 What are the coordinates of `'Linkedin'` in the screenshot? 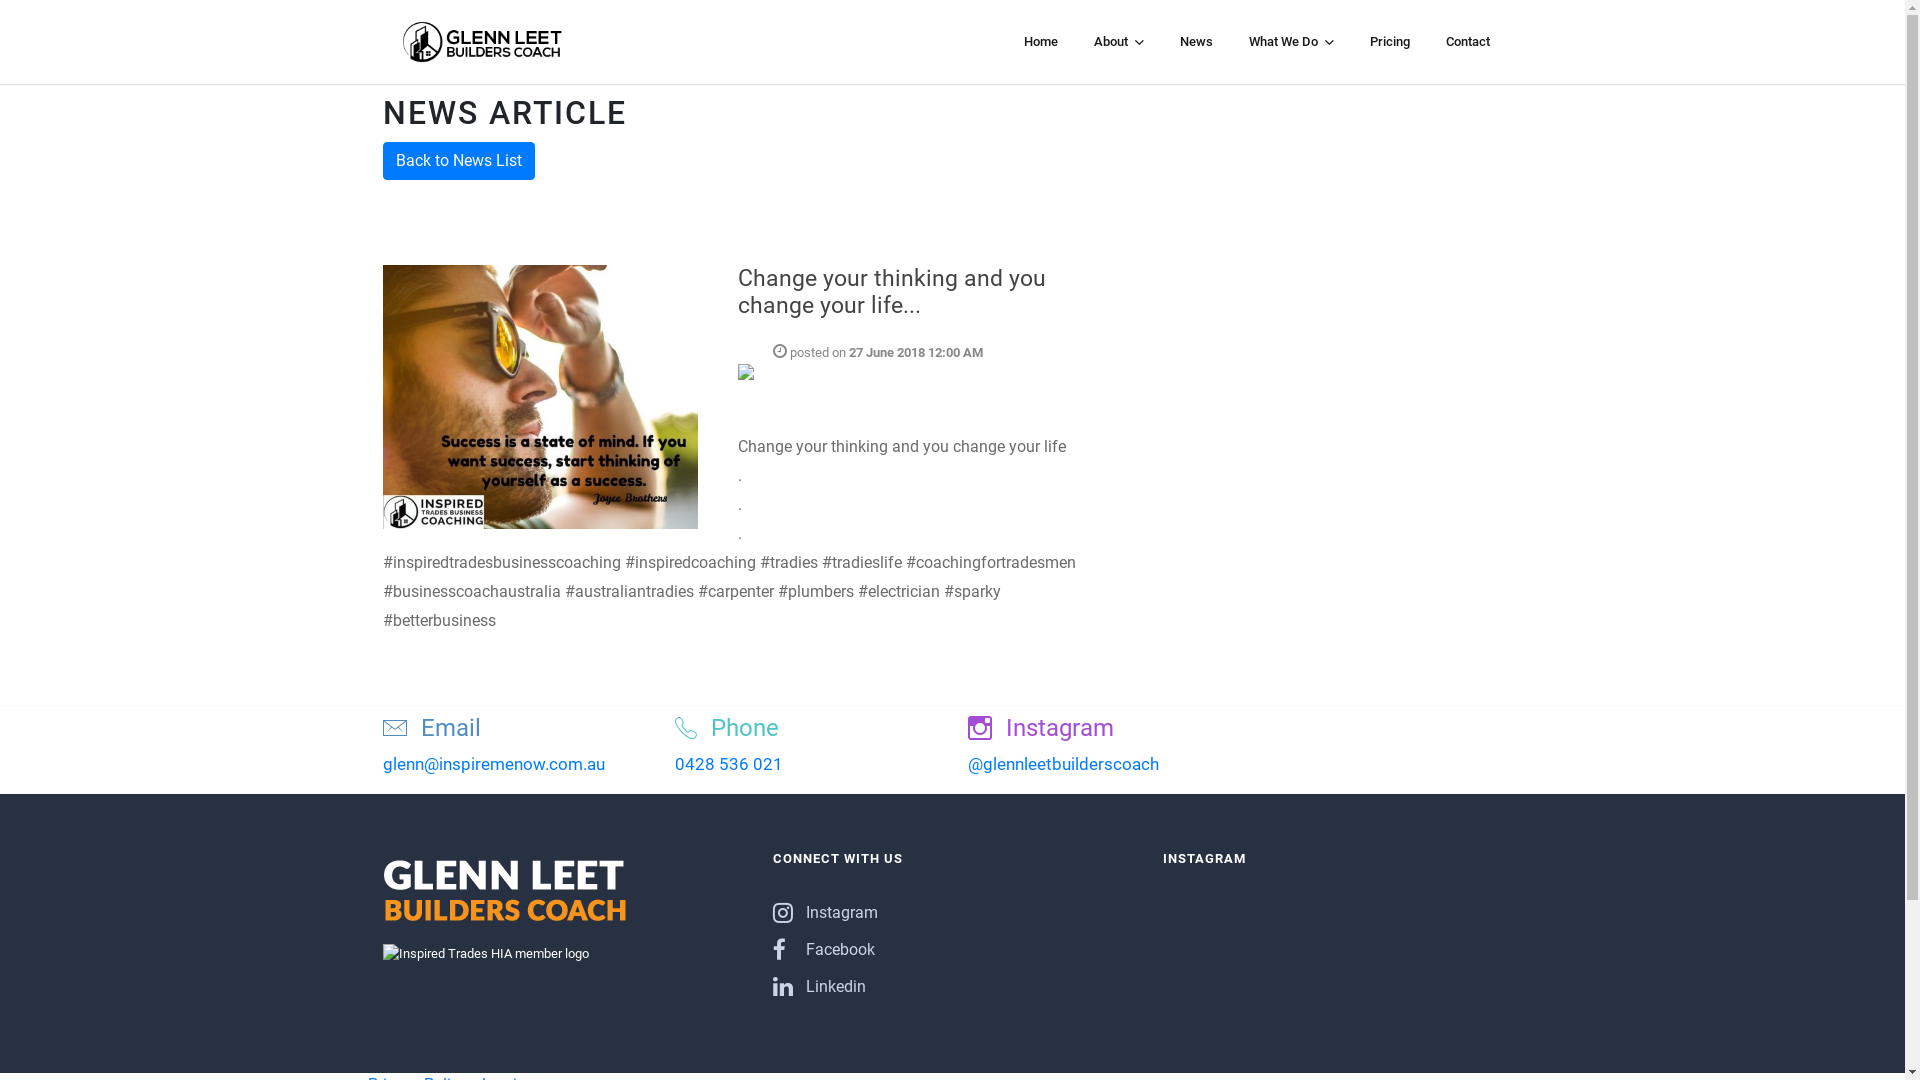 It's located at (818, 985).